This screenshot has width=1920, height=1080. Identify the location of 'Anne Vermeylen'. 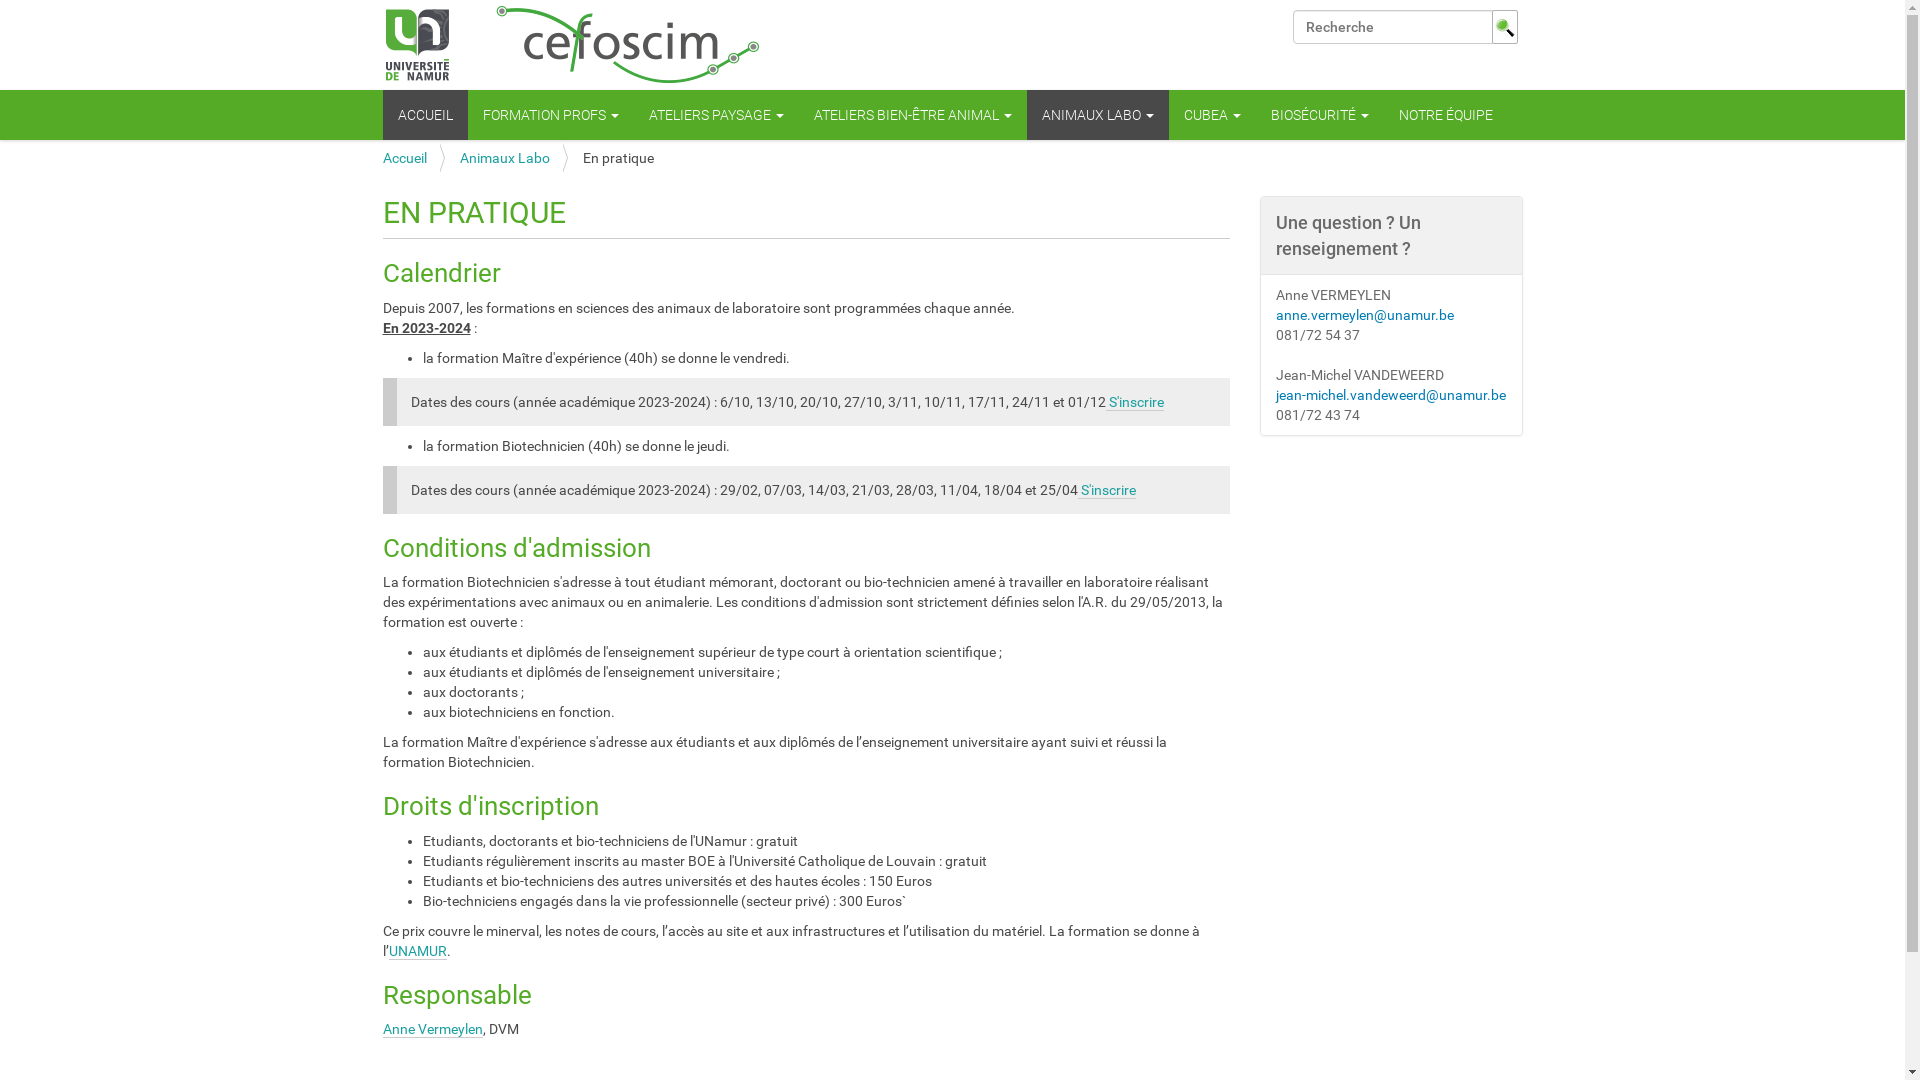
(431, 1029).